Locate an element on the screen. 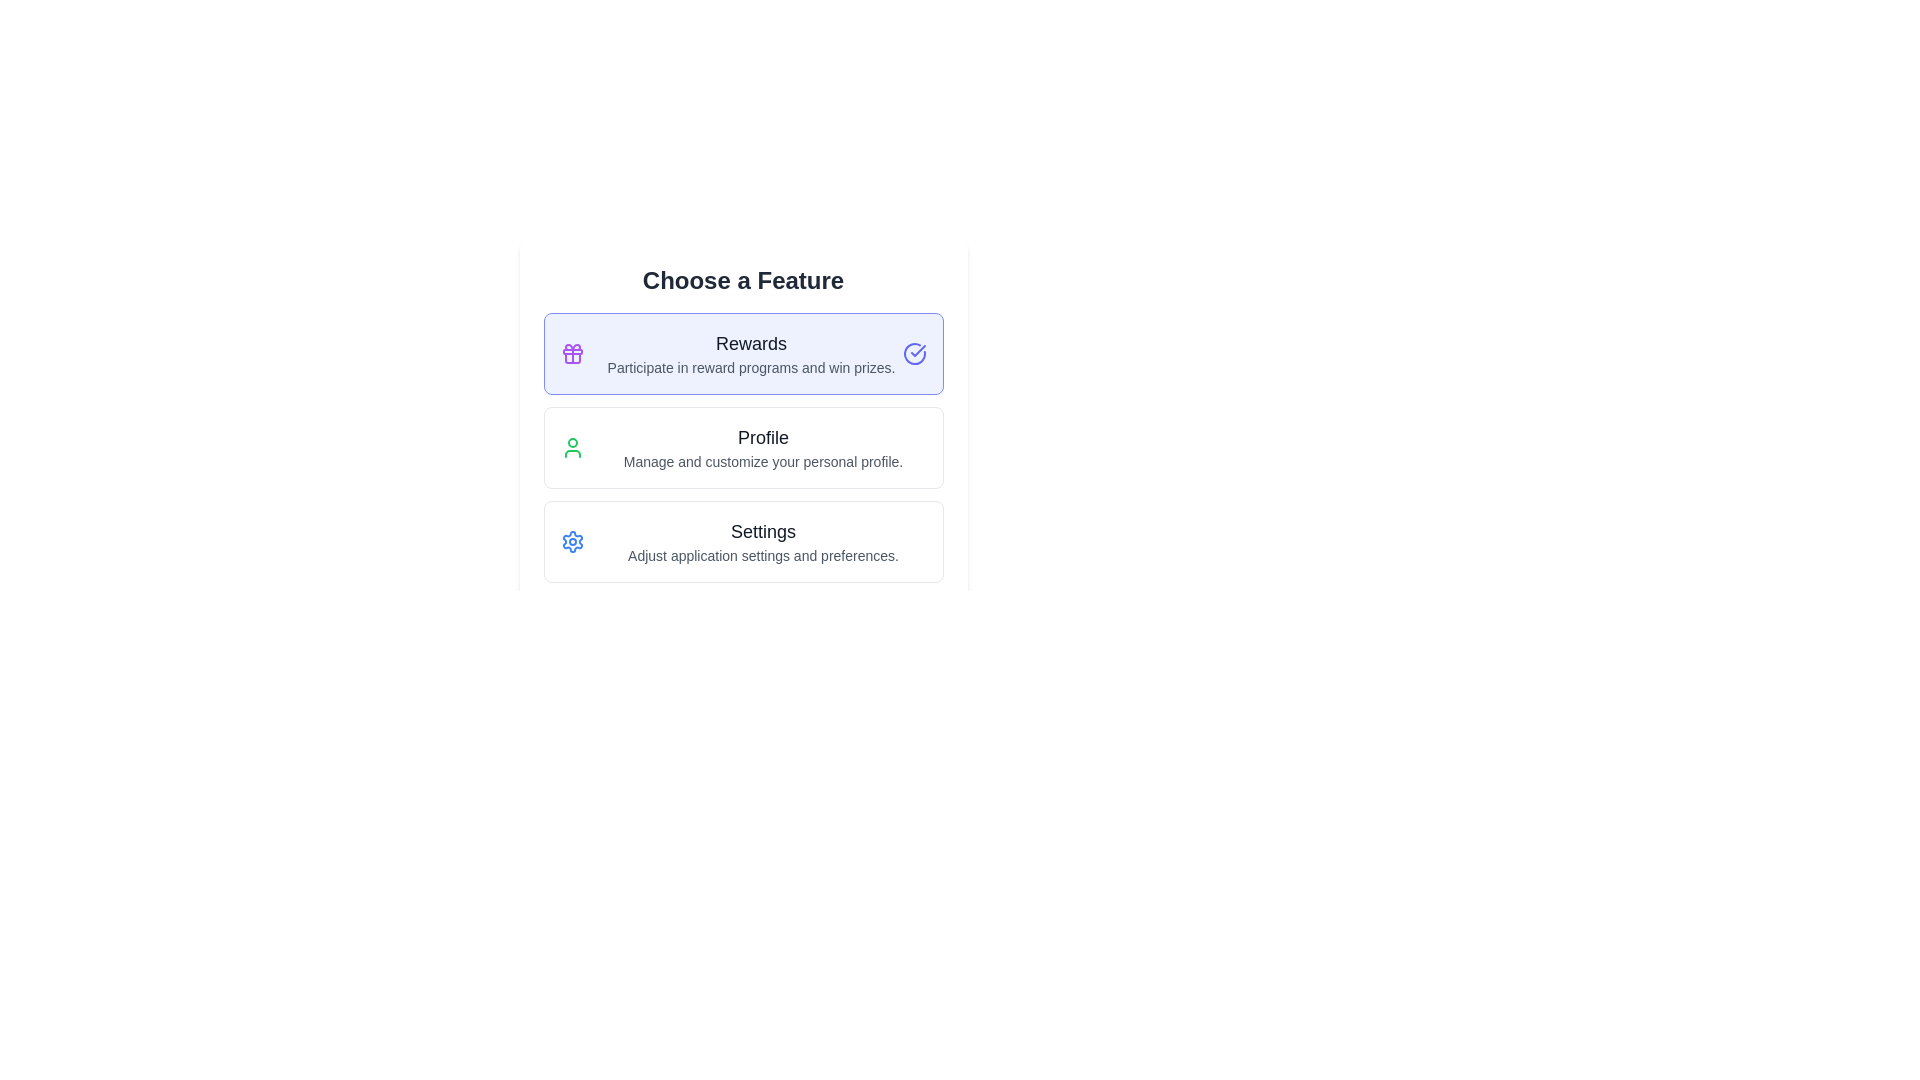 Image resolution: width=1920 pixels, height=1080 pixels. the 'Settings' button-like card component, which is the third card in a vertical list is located at coordinates (742, 542).